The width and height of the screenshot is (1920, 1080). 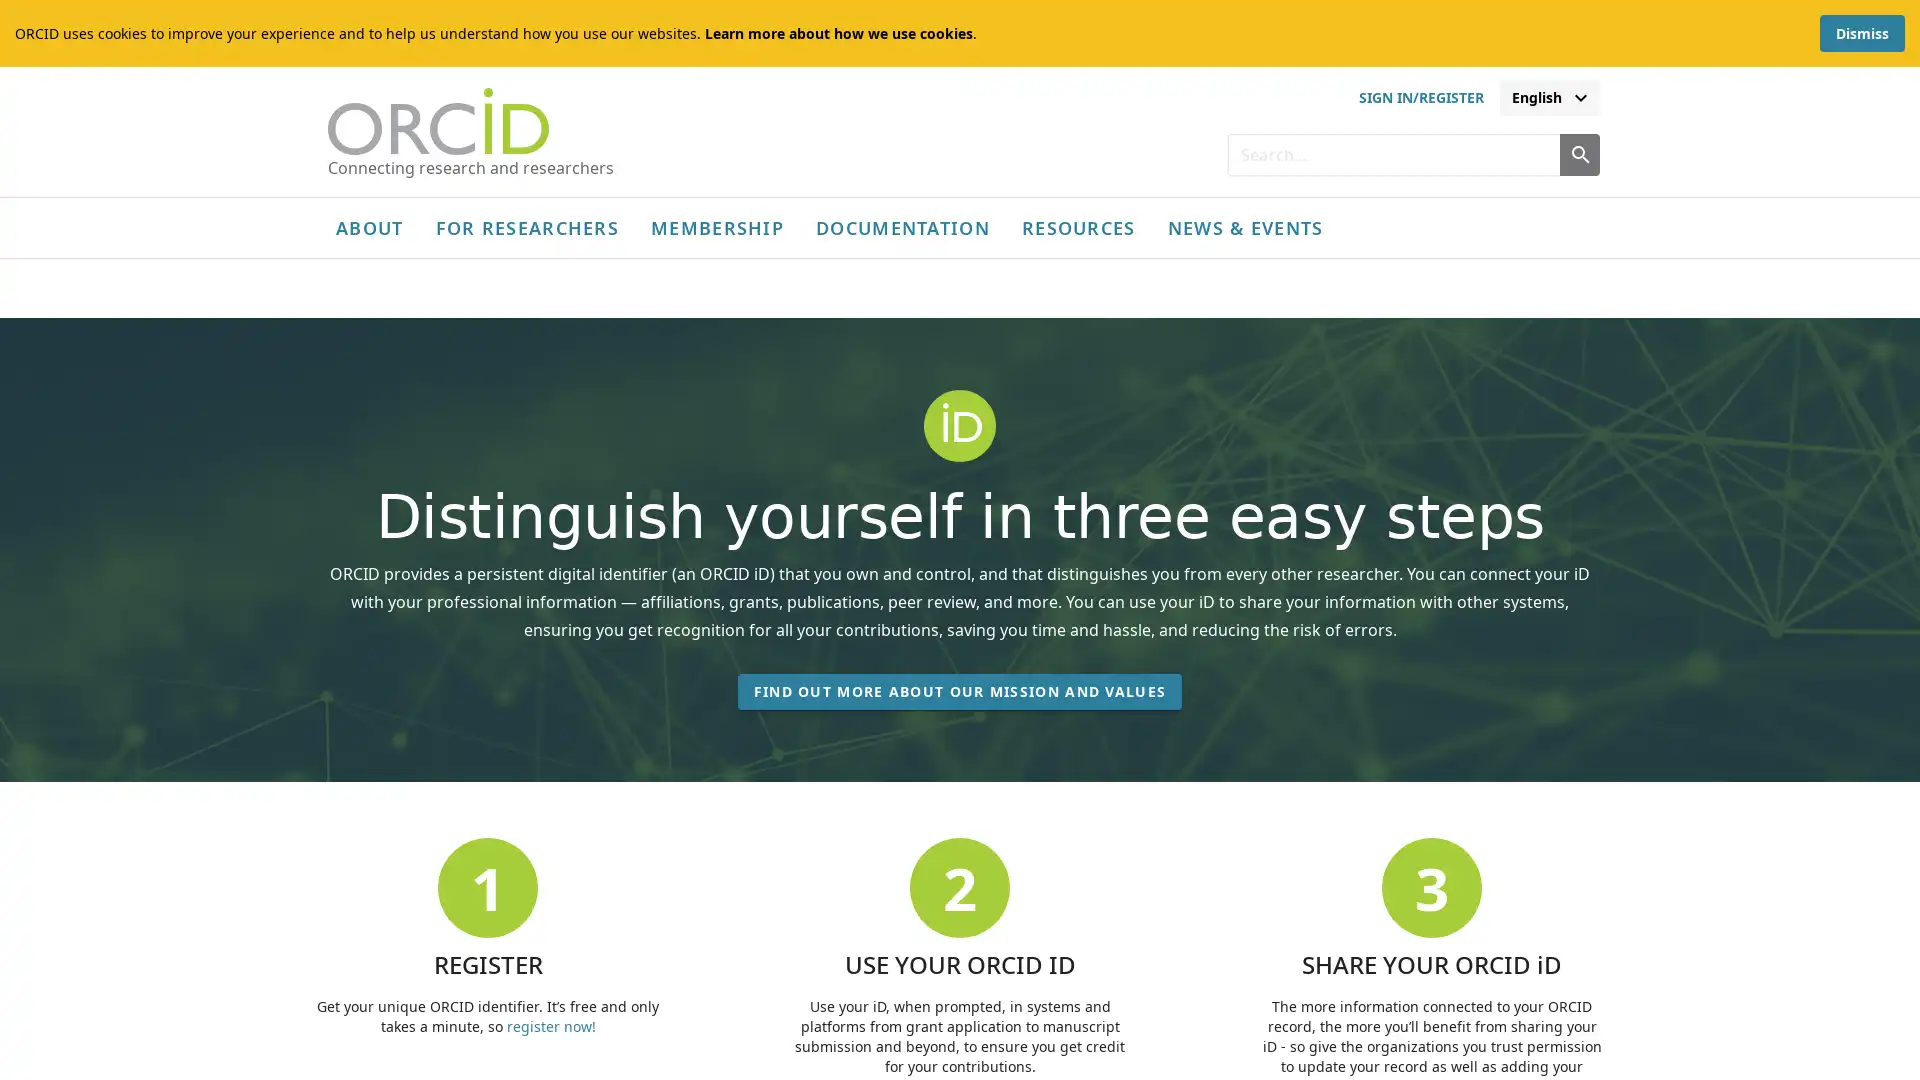 What do you see at coordinates (1578, 153) in the screenshot?
I see `Search` at bounding box center [1578, 153].